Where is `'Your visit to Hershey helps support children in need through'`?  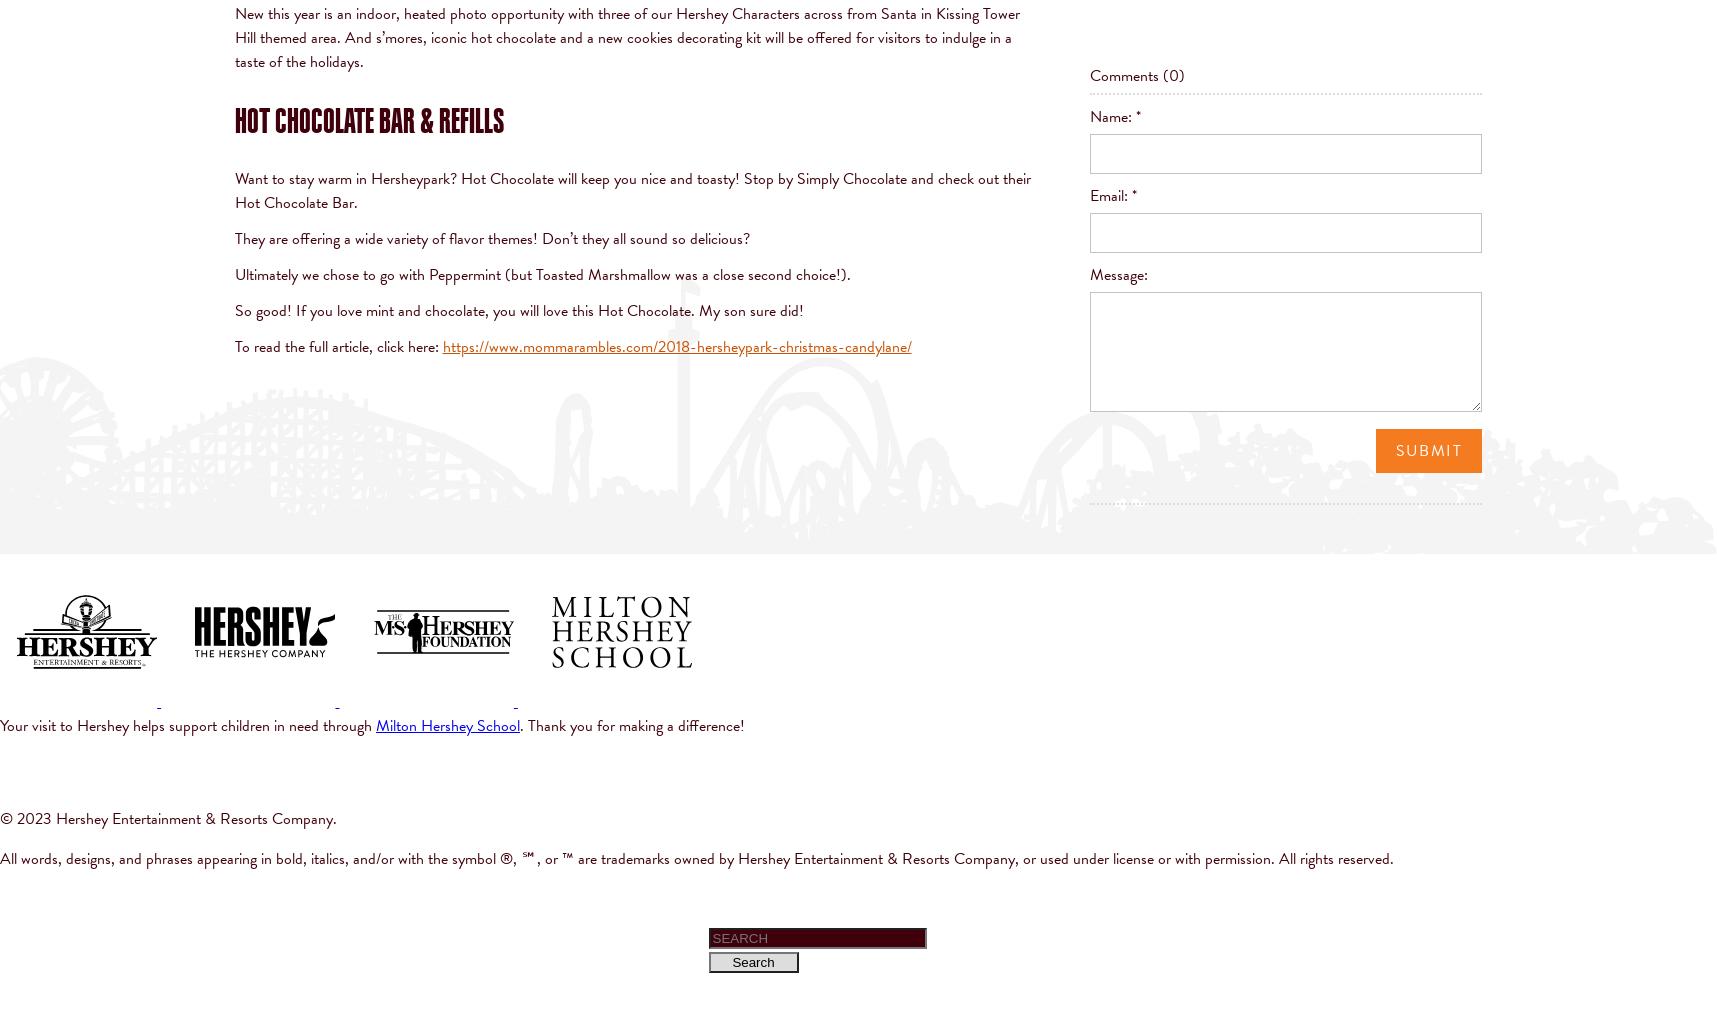 'Your visit to Hershey helps support children in need through' is located at coordinates (188, 725).